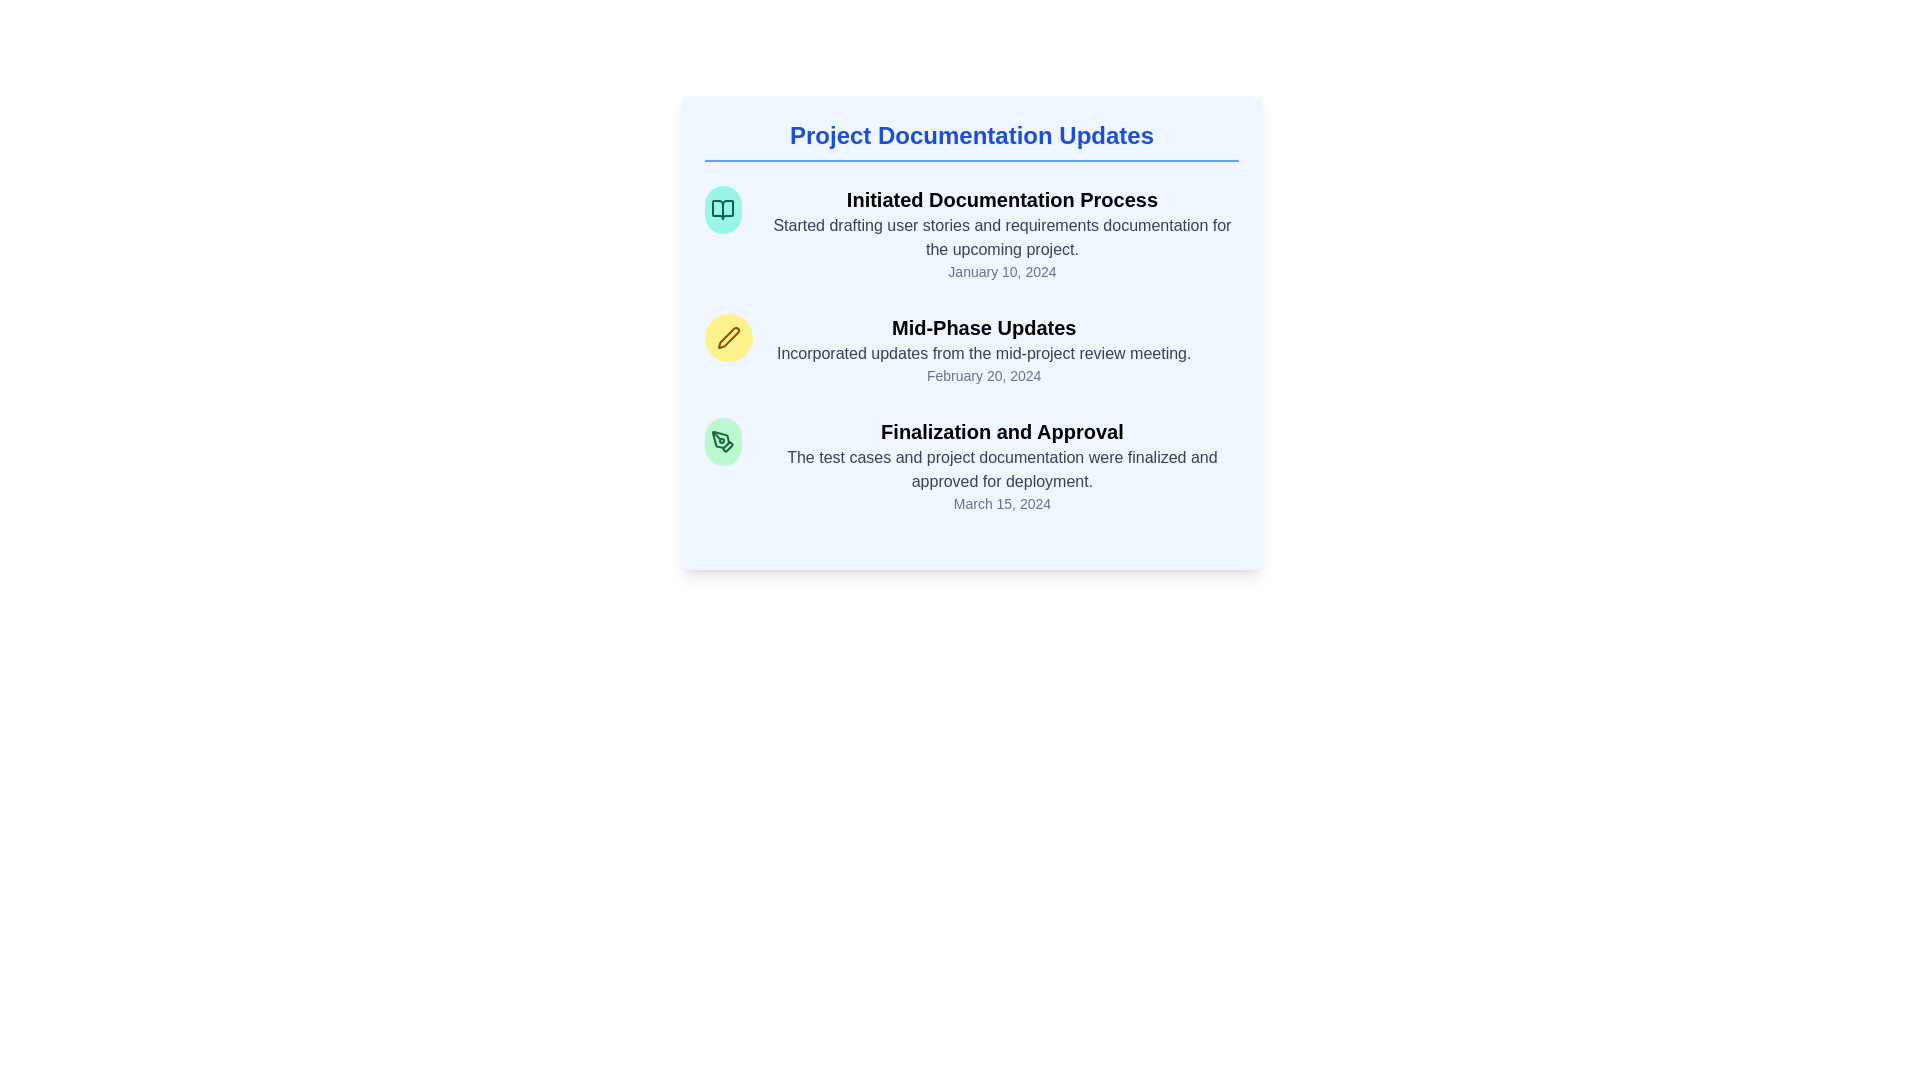 This screenshot has height=1080, width=1920. Describe the element at coordinates (722, 441) in the screenshot. I see `the icon that visually identifies the 'Finalization and Approval' section, located to the left of its title in the vertical list of project documentation updates` at that location.